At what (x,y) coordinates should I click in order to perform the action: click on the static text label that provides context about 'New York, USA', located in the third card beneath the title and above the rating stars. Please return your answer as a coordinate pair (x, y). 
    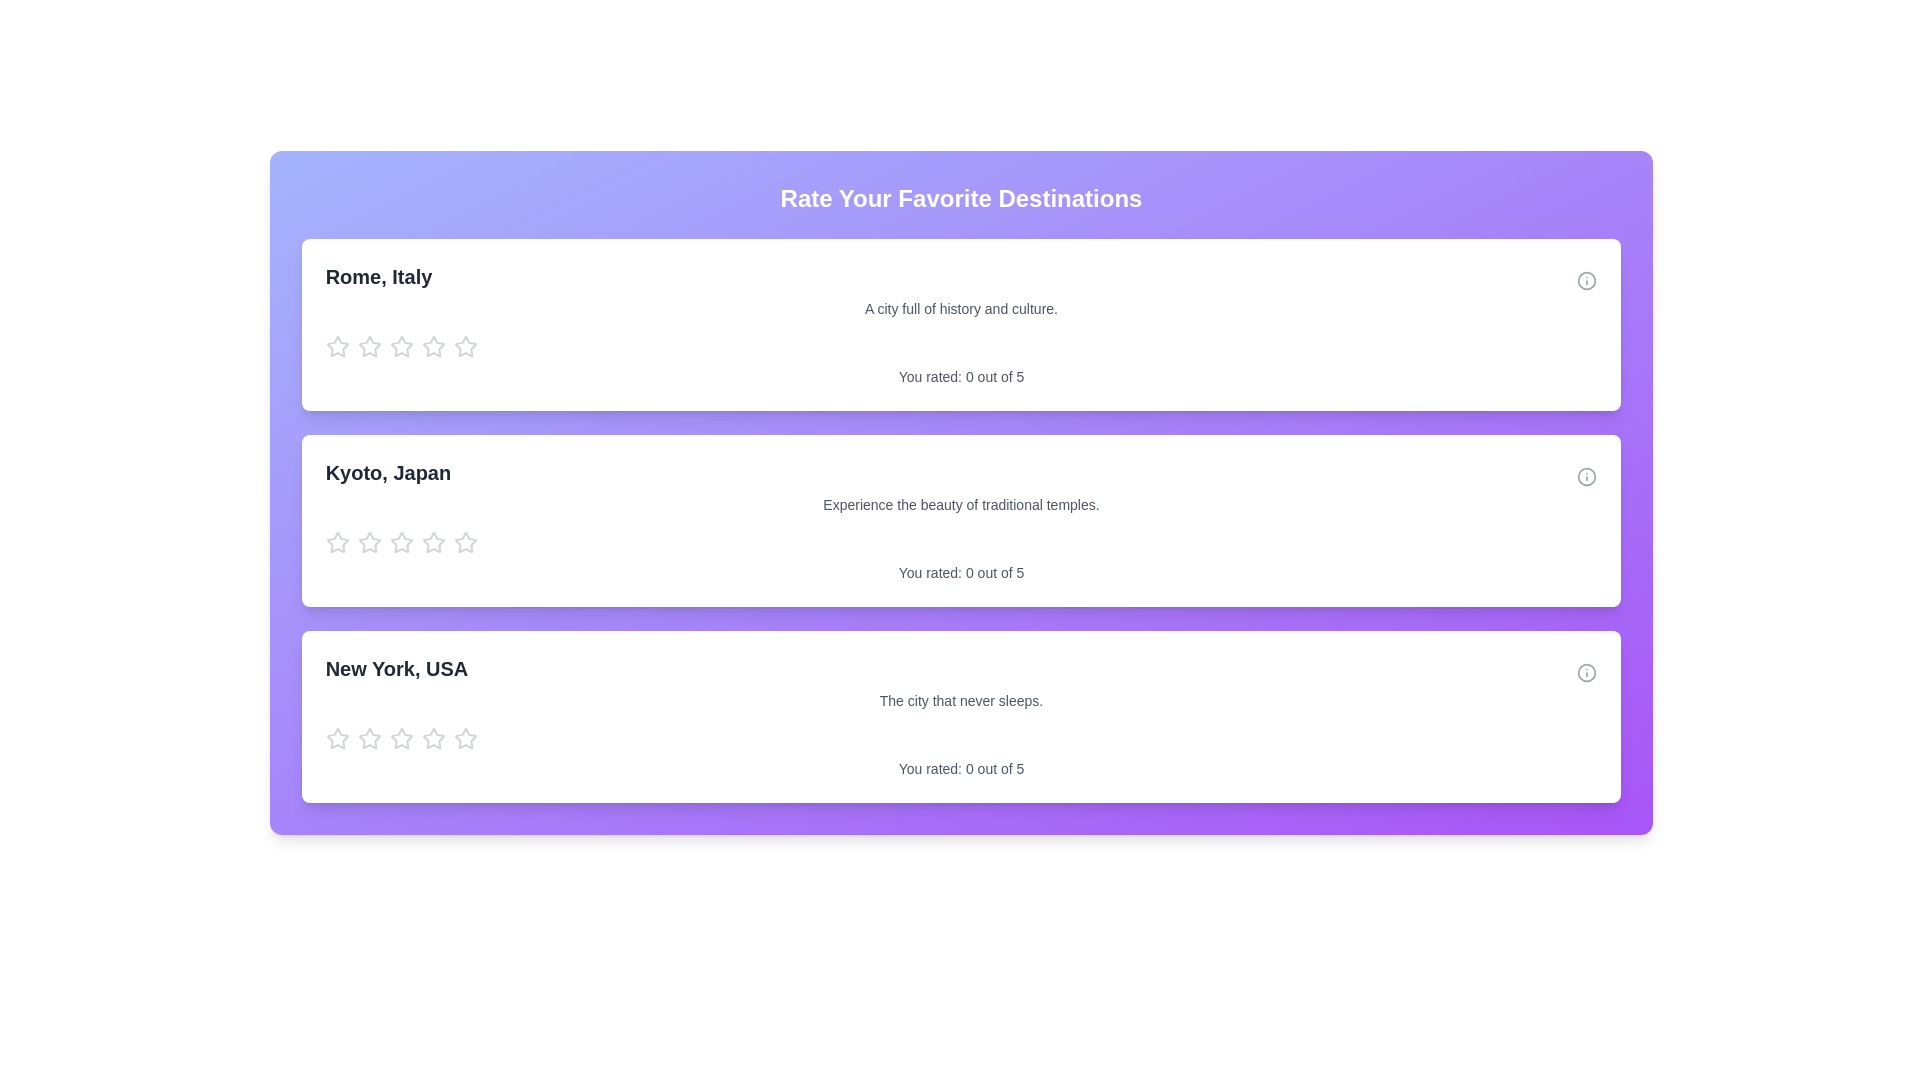
    Looking at the image, I should click on (961, 700).